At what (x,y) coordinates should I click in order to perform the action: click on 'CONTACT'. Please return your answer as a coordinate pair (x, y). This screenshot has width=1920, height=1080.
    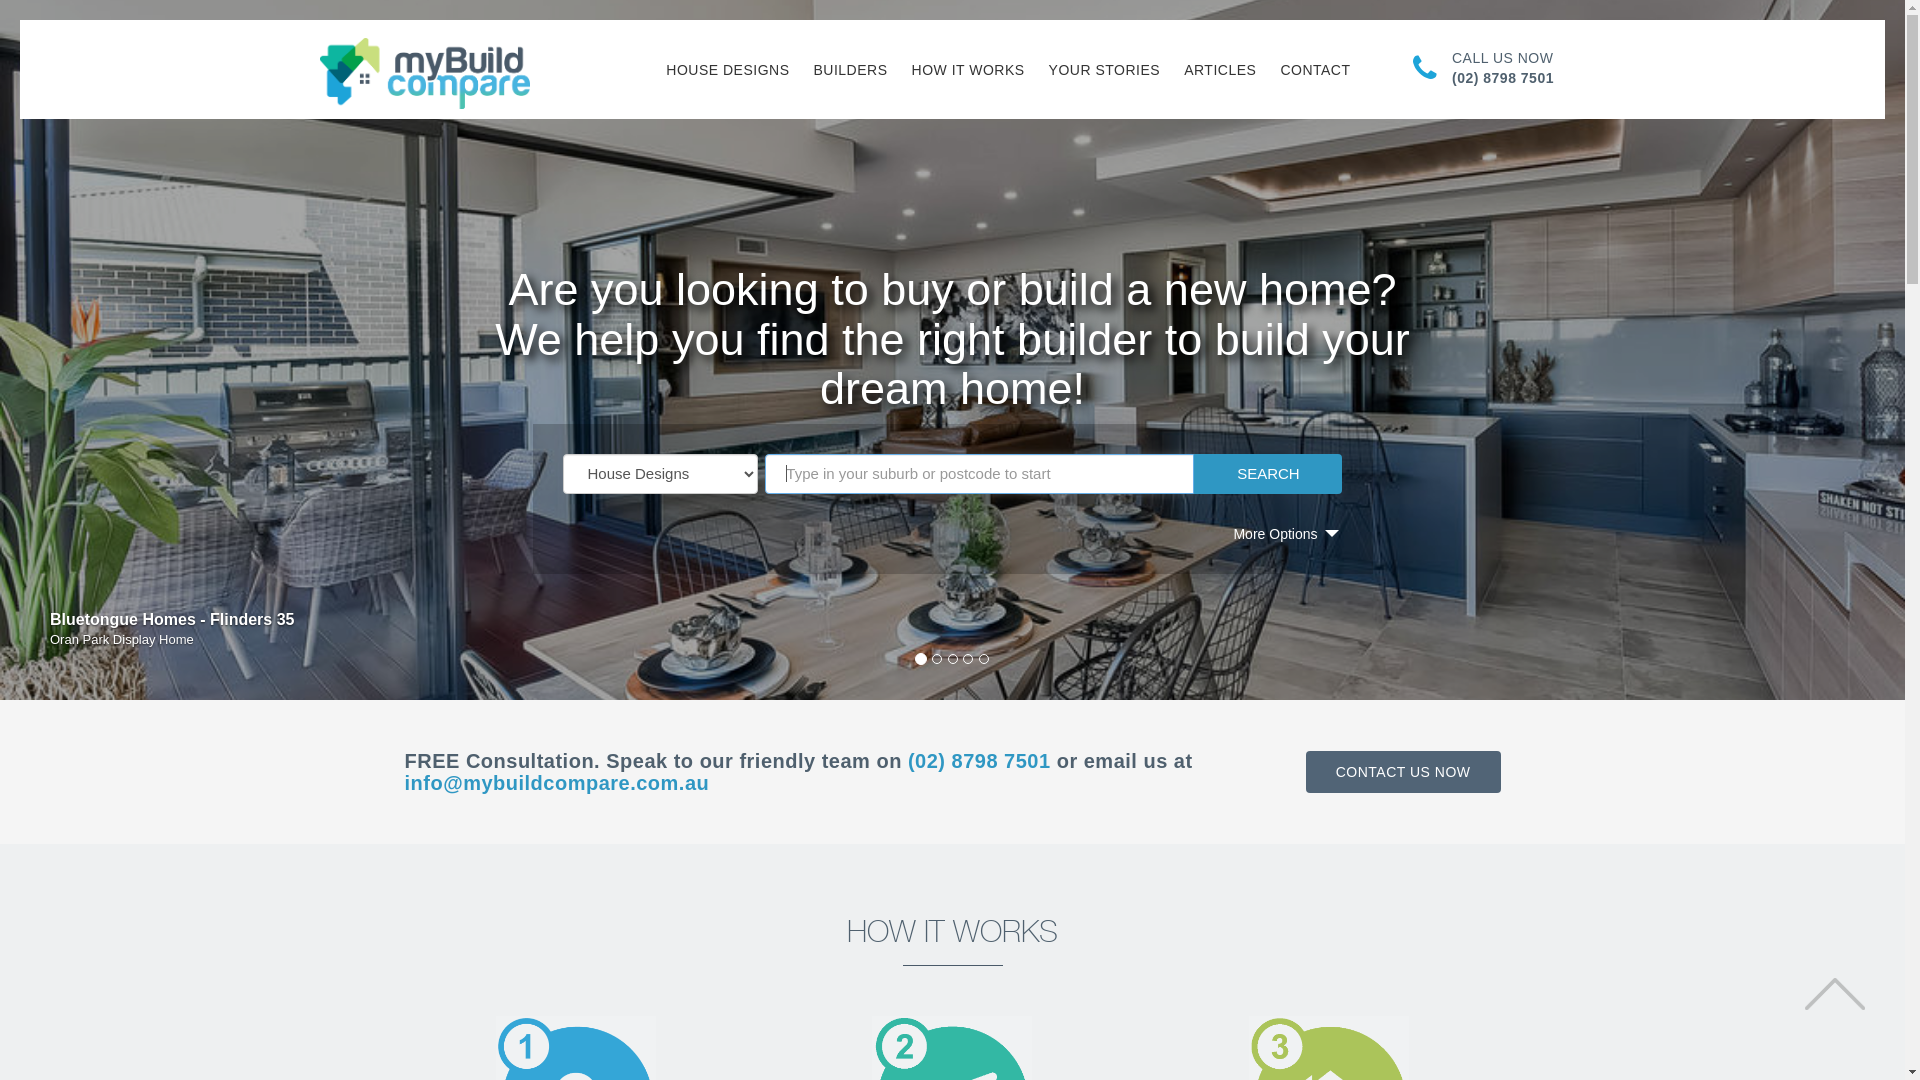
    Looking at the image, I should click on (1315, 68).